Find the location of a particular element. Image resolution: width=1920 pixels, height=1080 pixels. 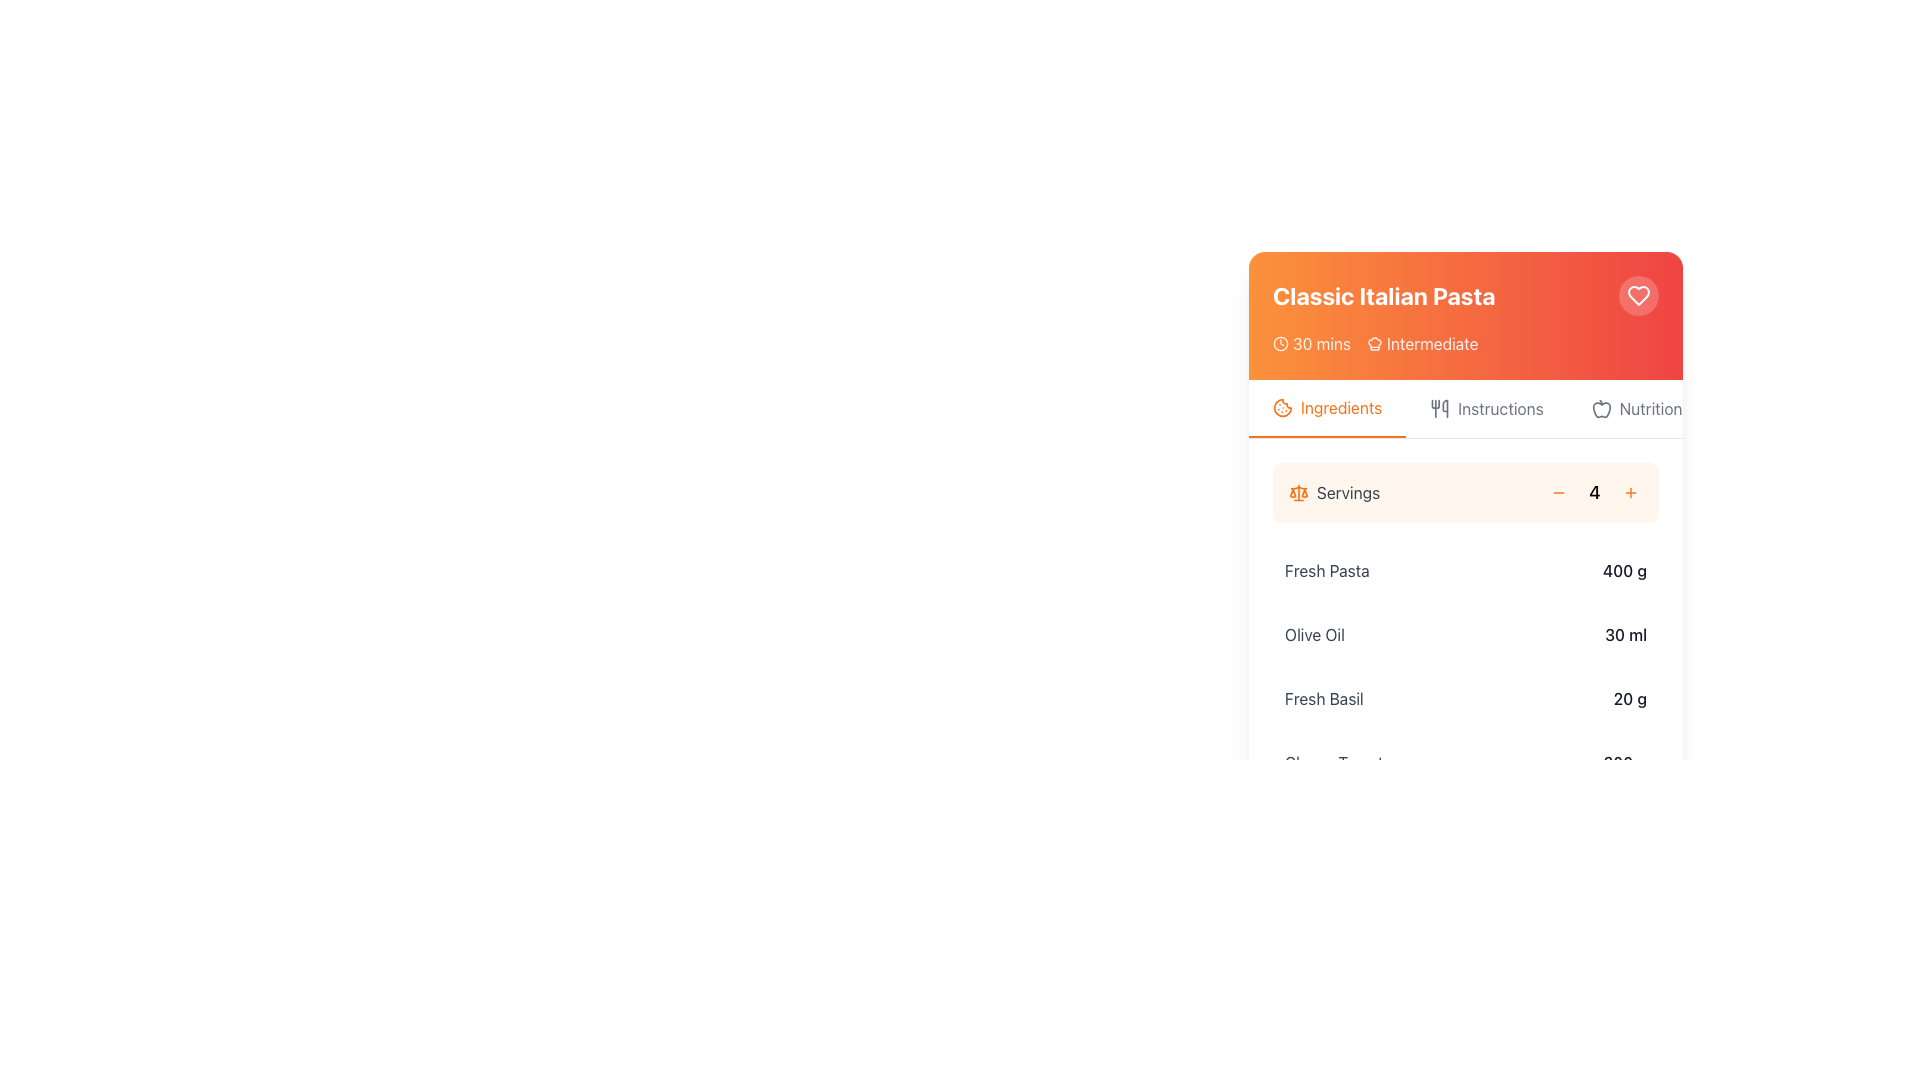

the list item row displaying 'Cherry Tomatoes' and '200 g', which is the bottom-most item in the ingredient list is located at coordinates (1465, 763).